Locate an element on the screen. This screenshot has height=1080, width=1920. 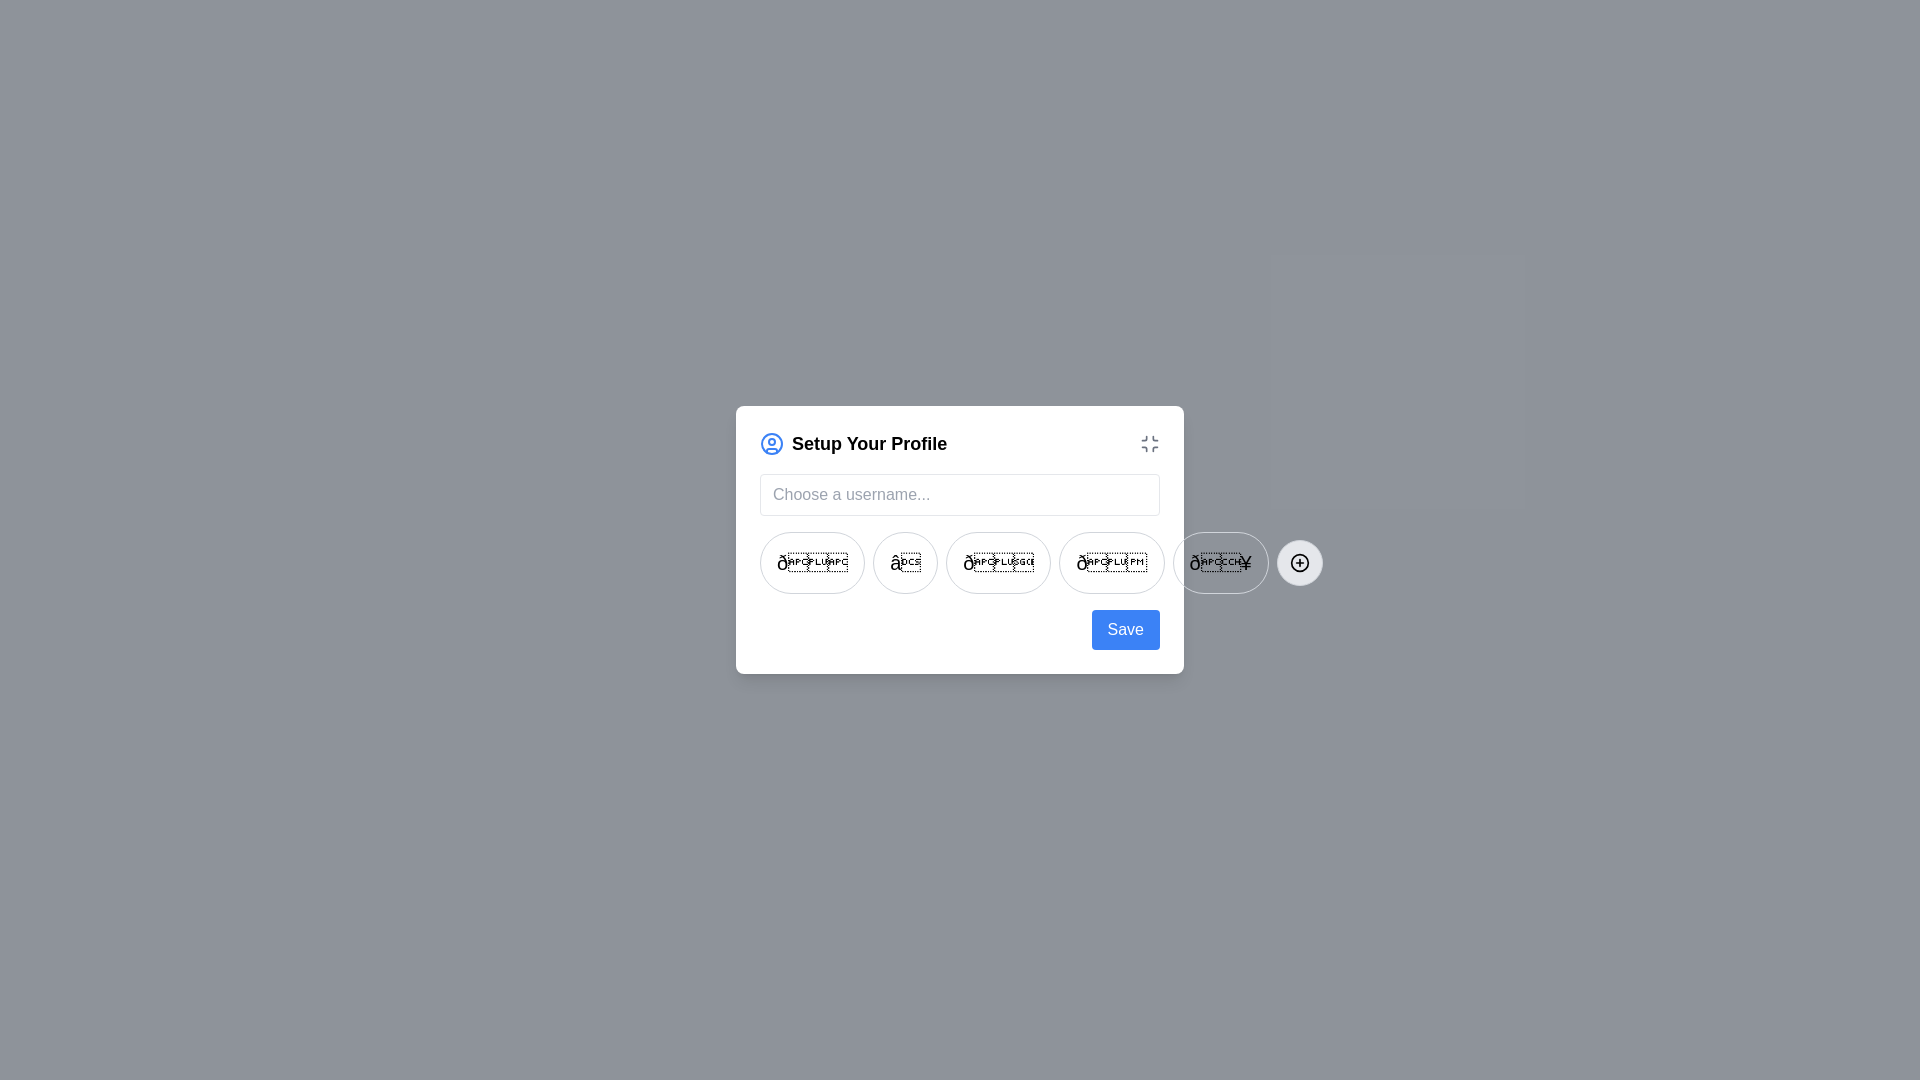
the styled button containing the character '🔧' is located at coordinates (1219, 563).